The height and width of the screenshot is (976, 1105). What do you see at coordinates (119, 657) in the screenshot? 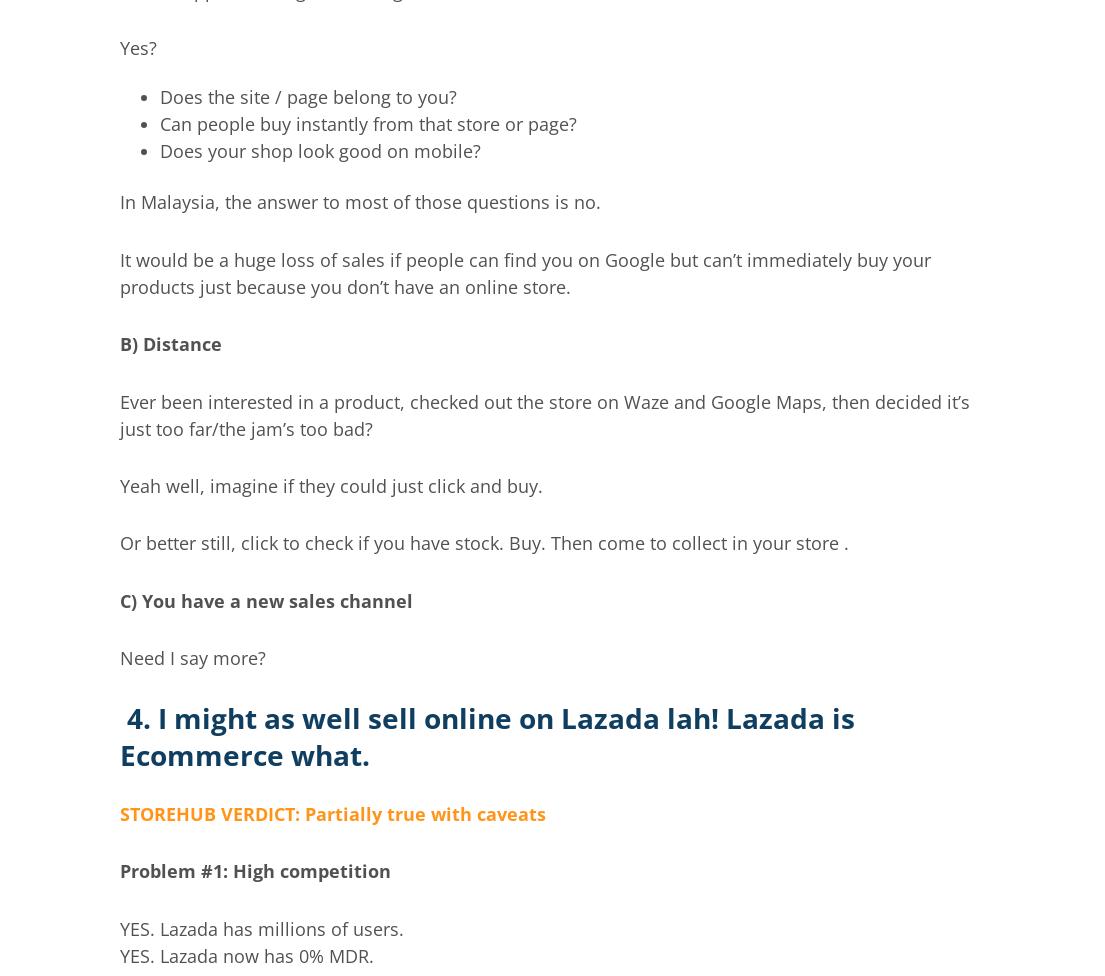
I see `'Need I say more?'` at bounding box center [119, 657].